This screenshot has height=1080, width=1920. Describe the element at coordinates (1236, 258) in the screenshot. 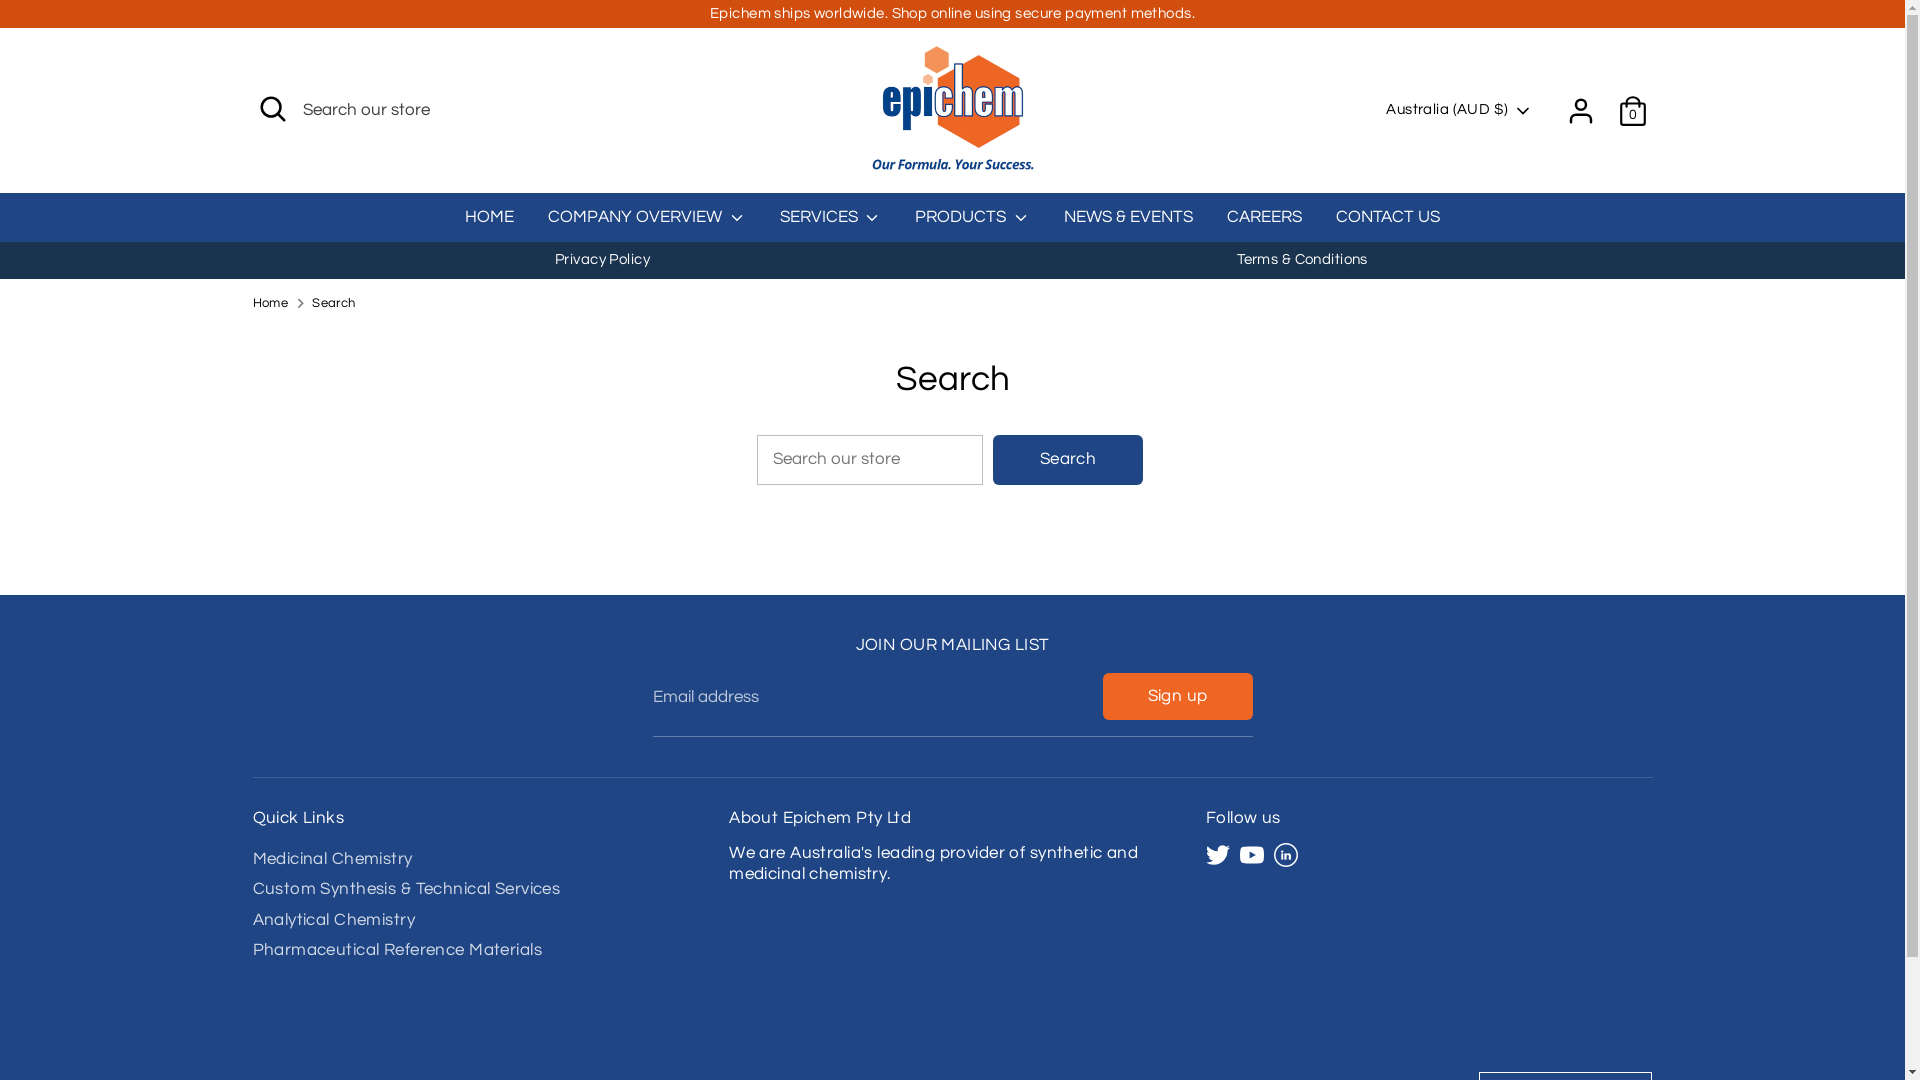

I see `'Terms & Conditions'` at that location.